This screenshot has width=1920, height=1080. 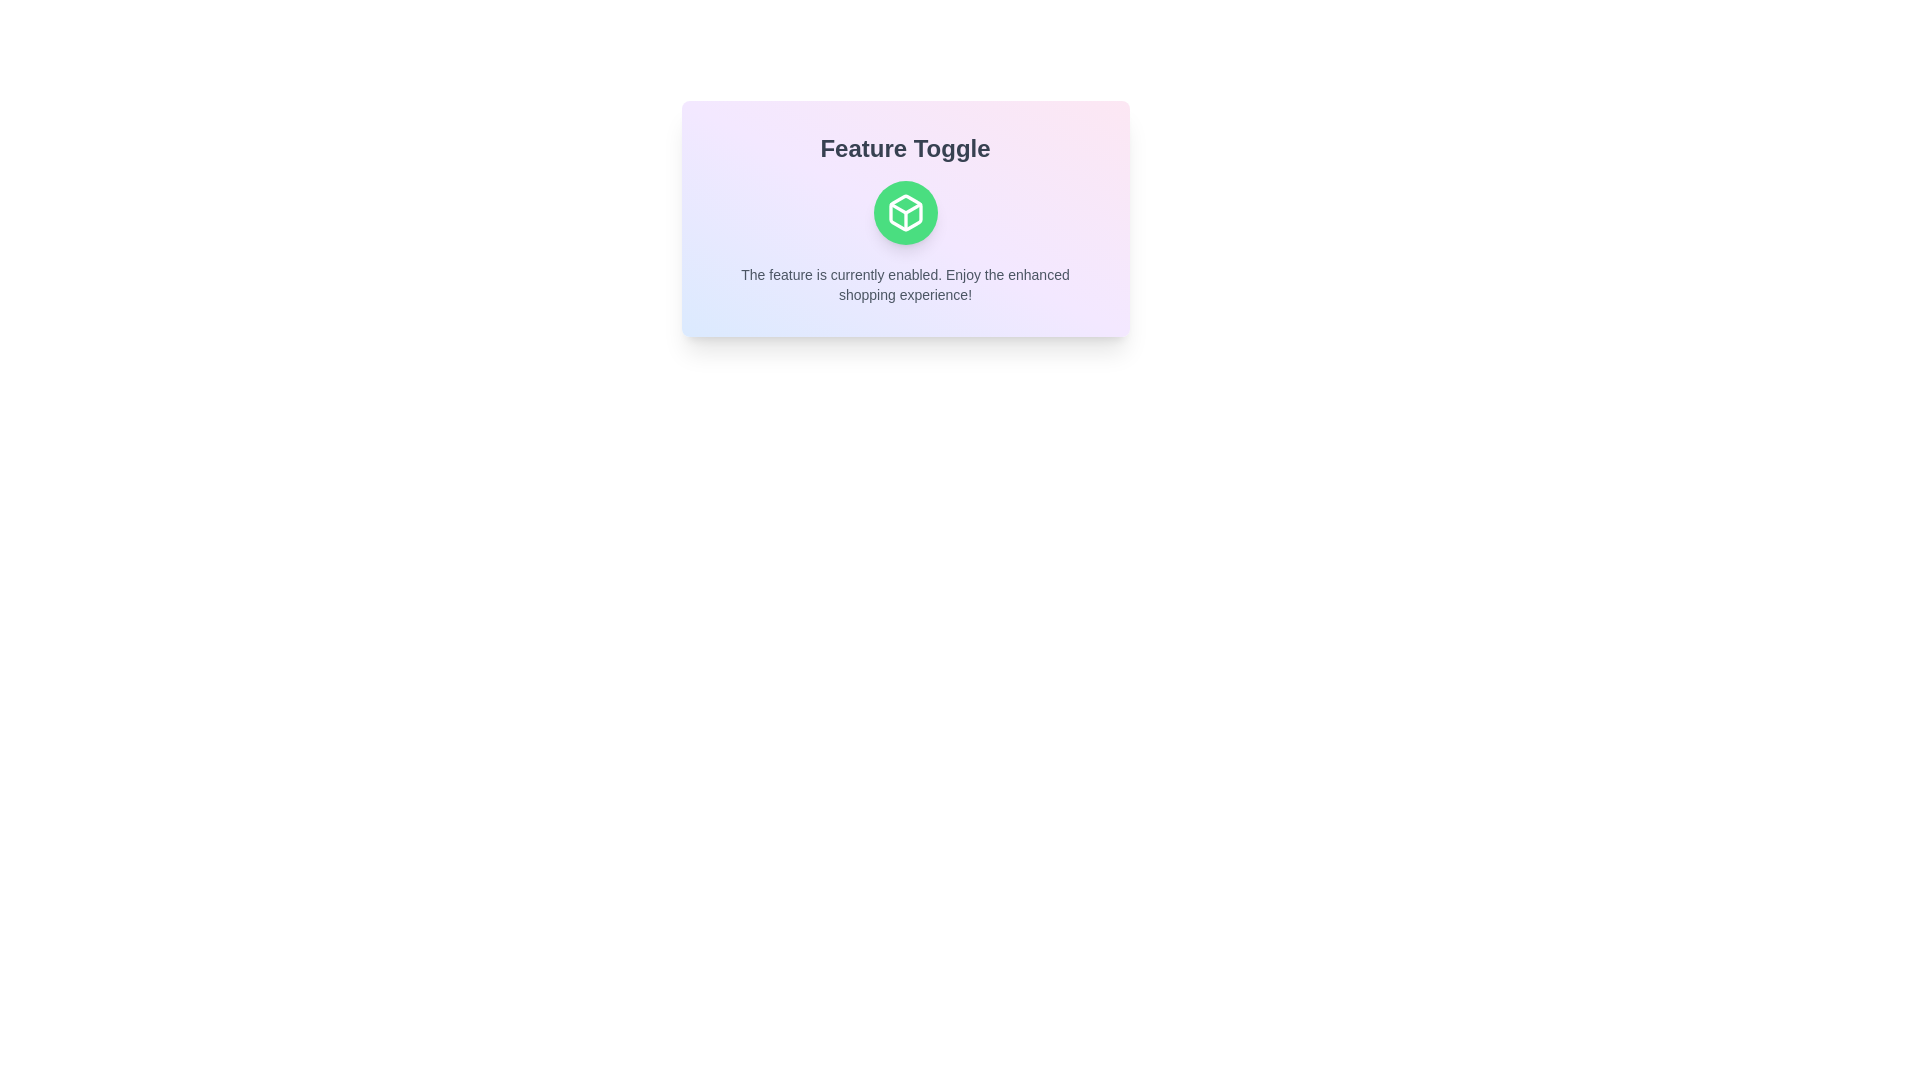 I want to click on the green box icon with a white cube-like pattern located in the center of the 'Feature Toggle' card by hovering over it, so click(x=904, y=212).